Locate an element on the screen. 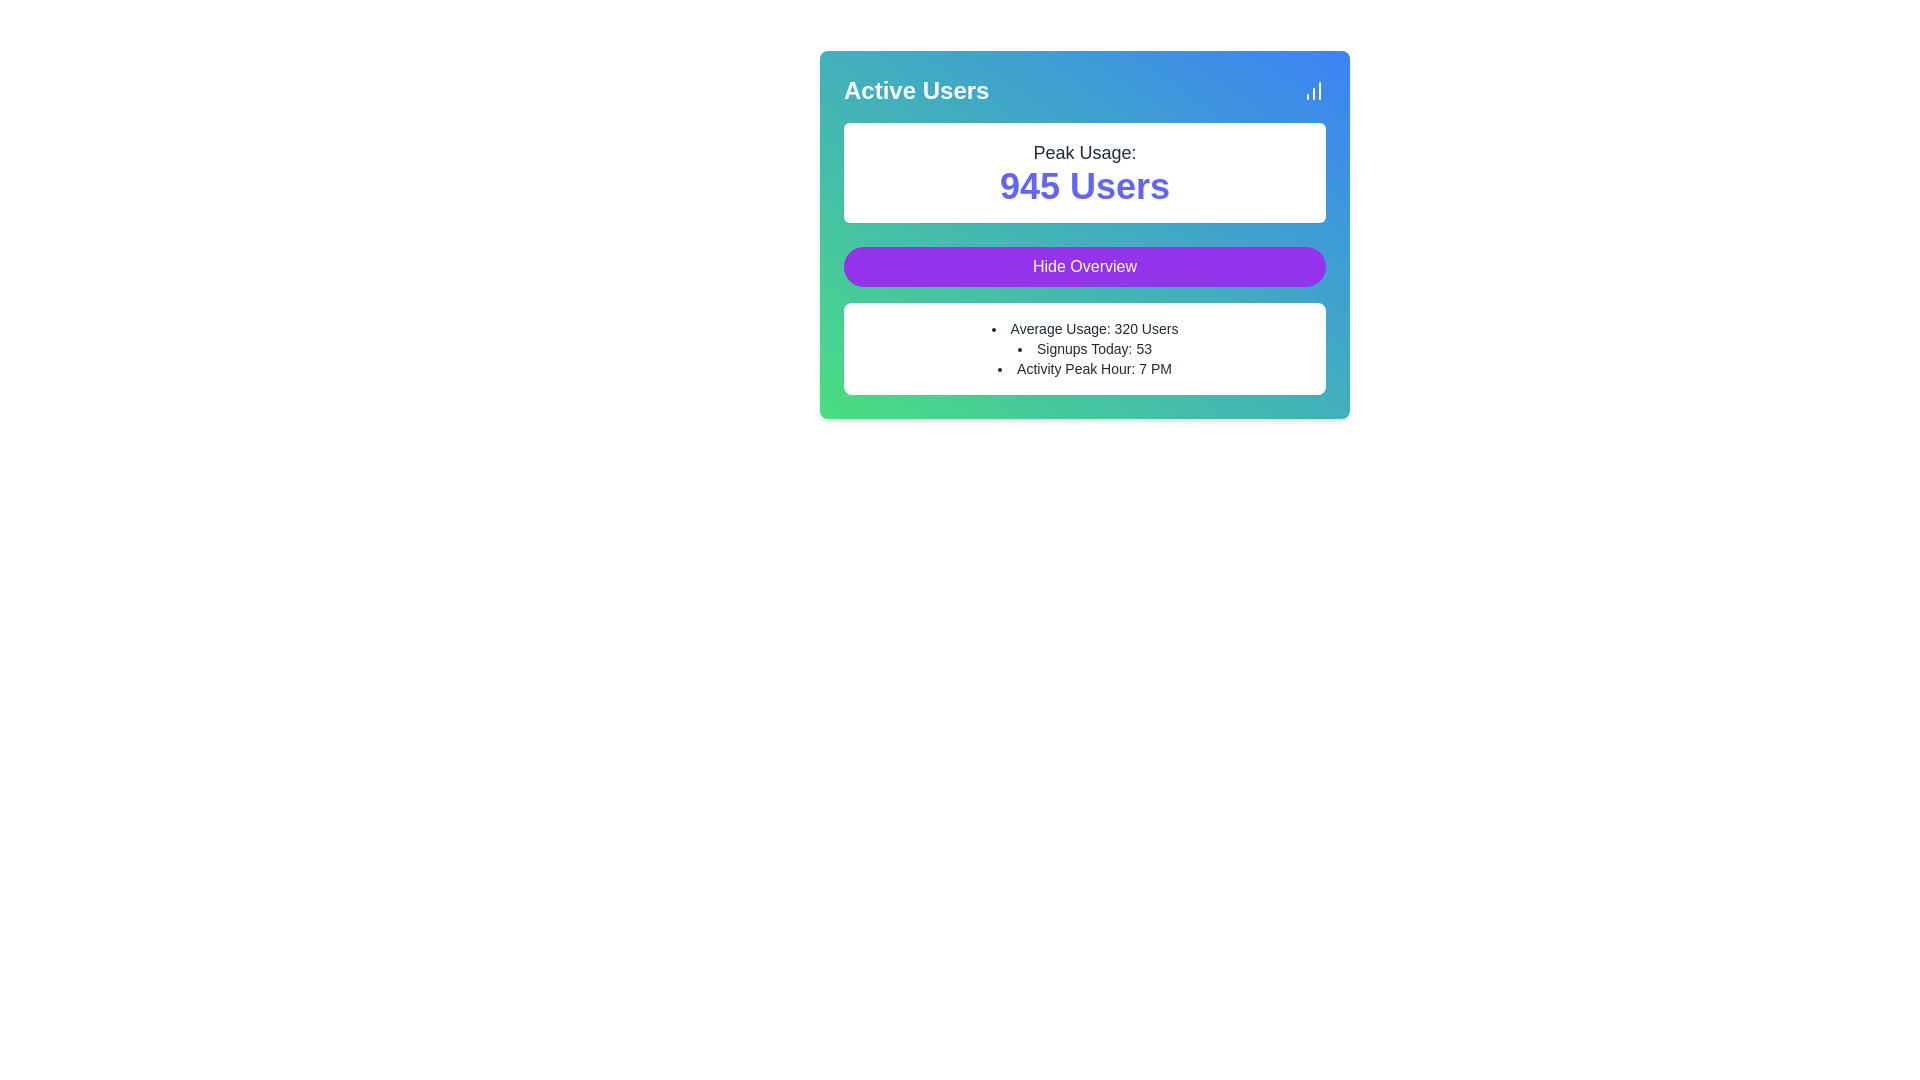  the bar chart icon located in the top-right corner of the 'Active Users' section is located at coordinates (1314, 91).